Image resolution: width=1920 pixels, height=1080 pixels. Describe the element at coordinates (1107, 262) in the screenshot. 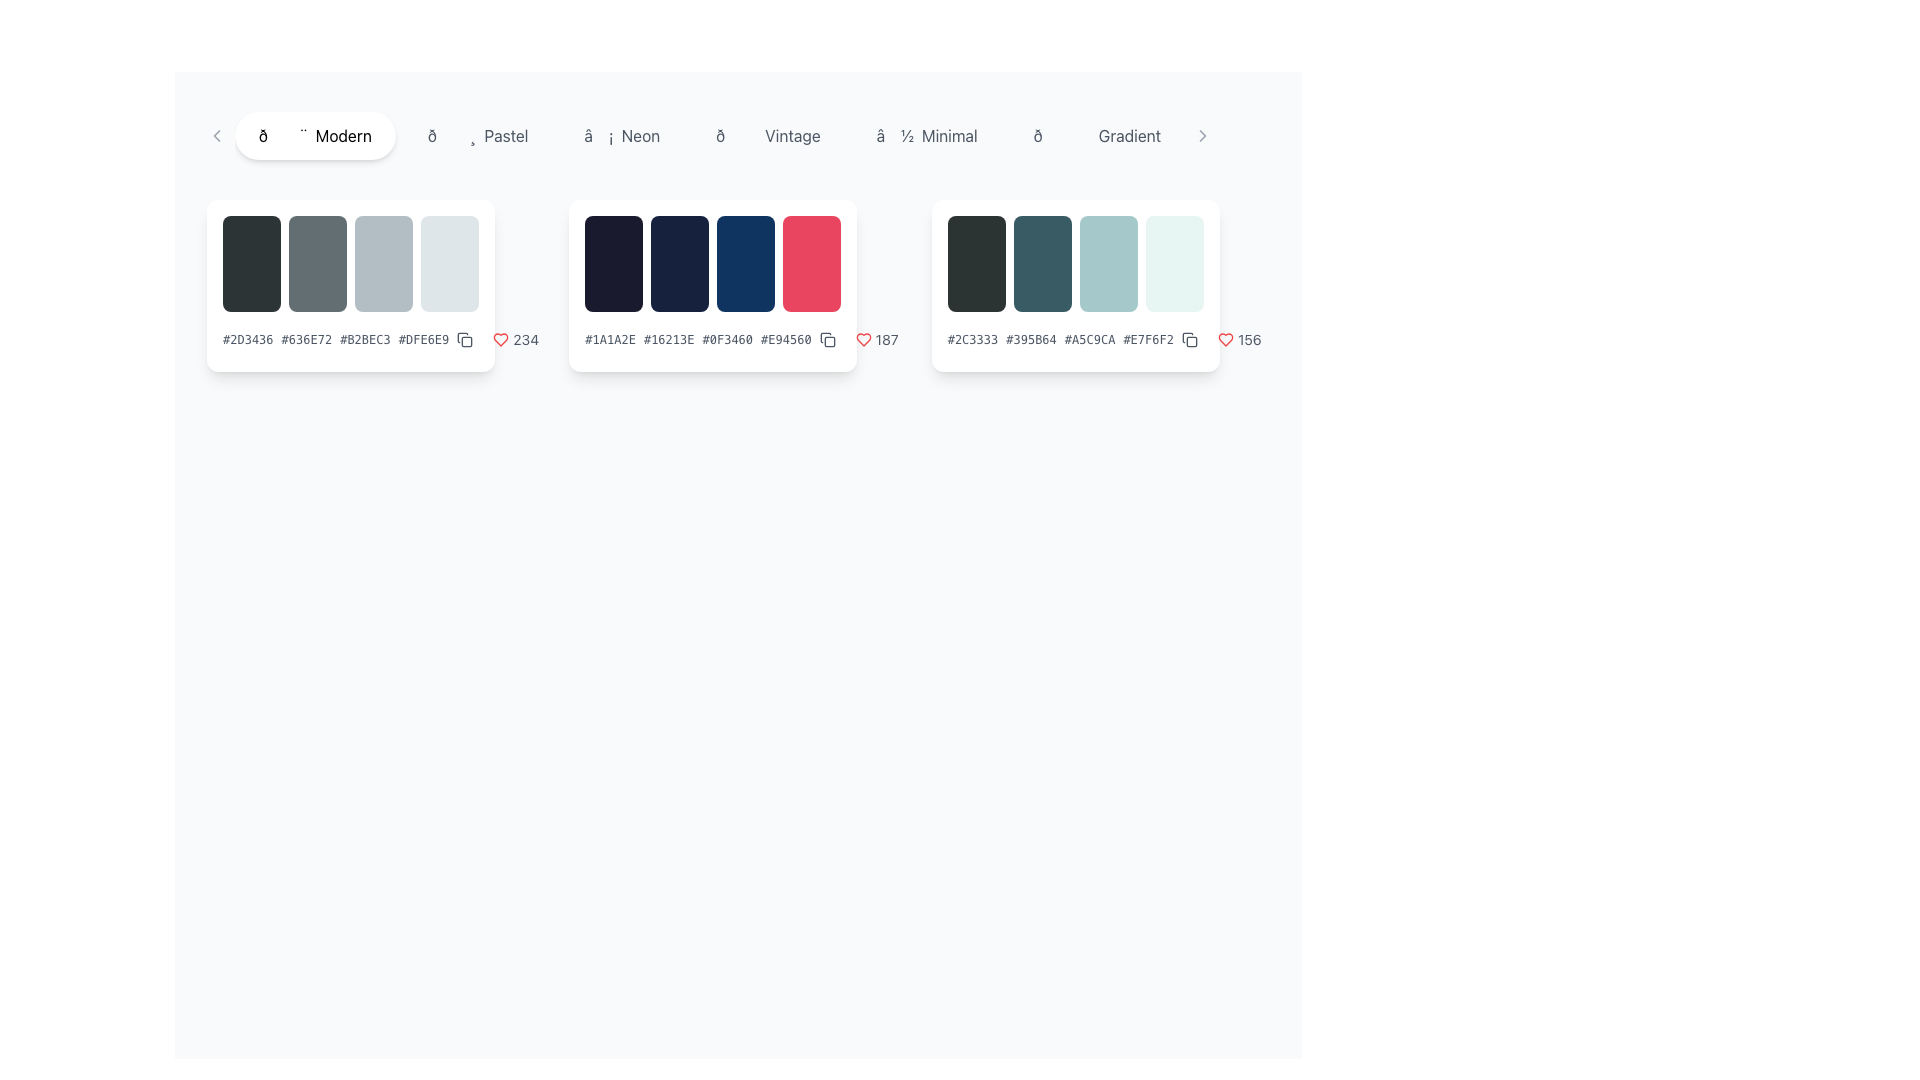

I see `the pale cyan color swatch with rounded corners, which is the third element among four in a horizontally arranged group` at that location.